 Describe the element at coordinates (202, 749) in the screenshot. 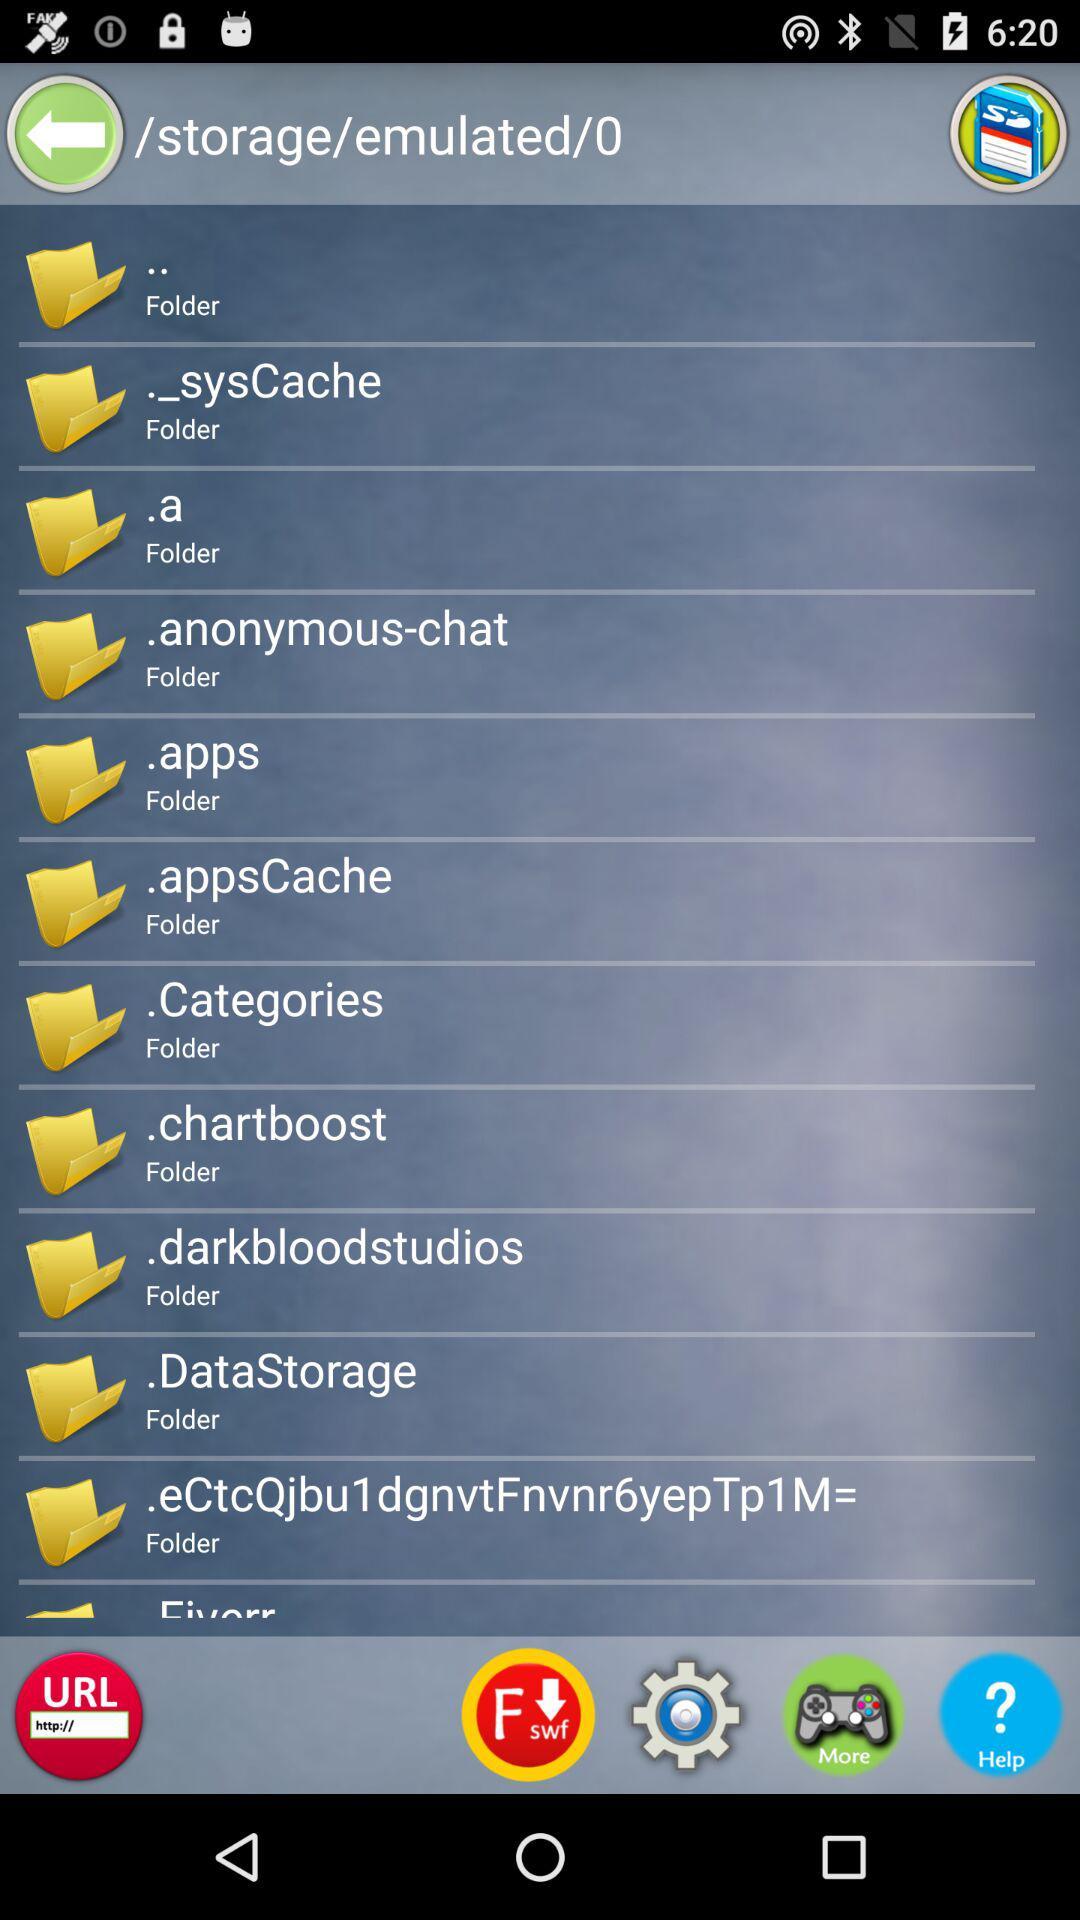

I see `.apps item` at that location.